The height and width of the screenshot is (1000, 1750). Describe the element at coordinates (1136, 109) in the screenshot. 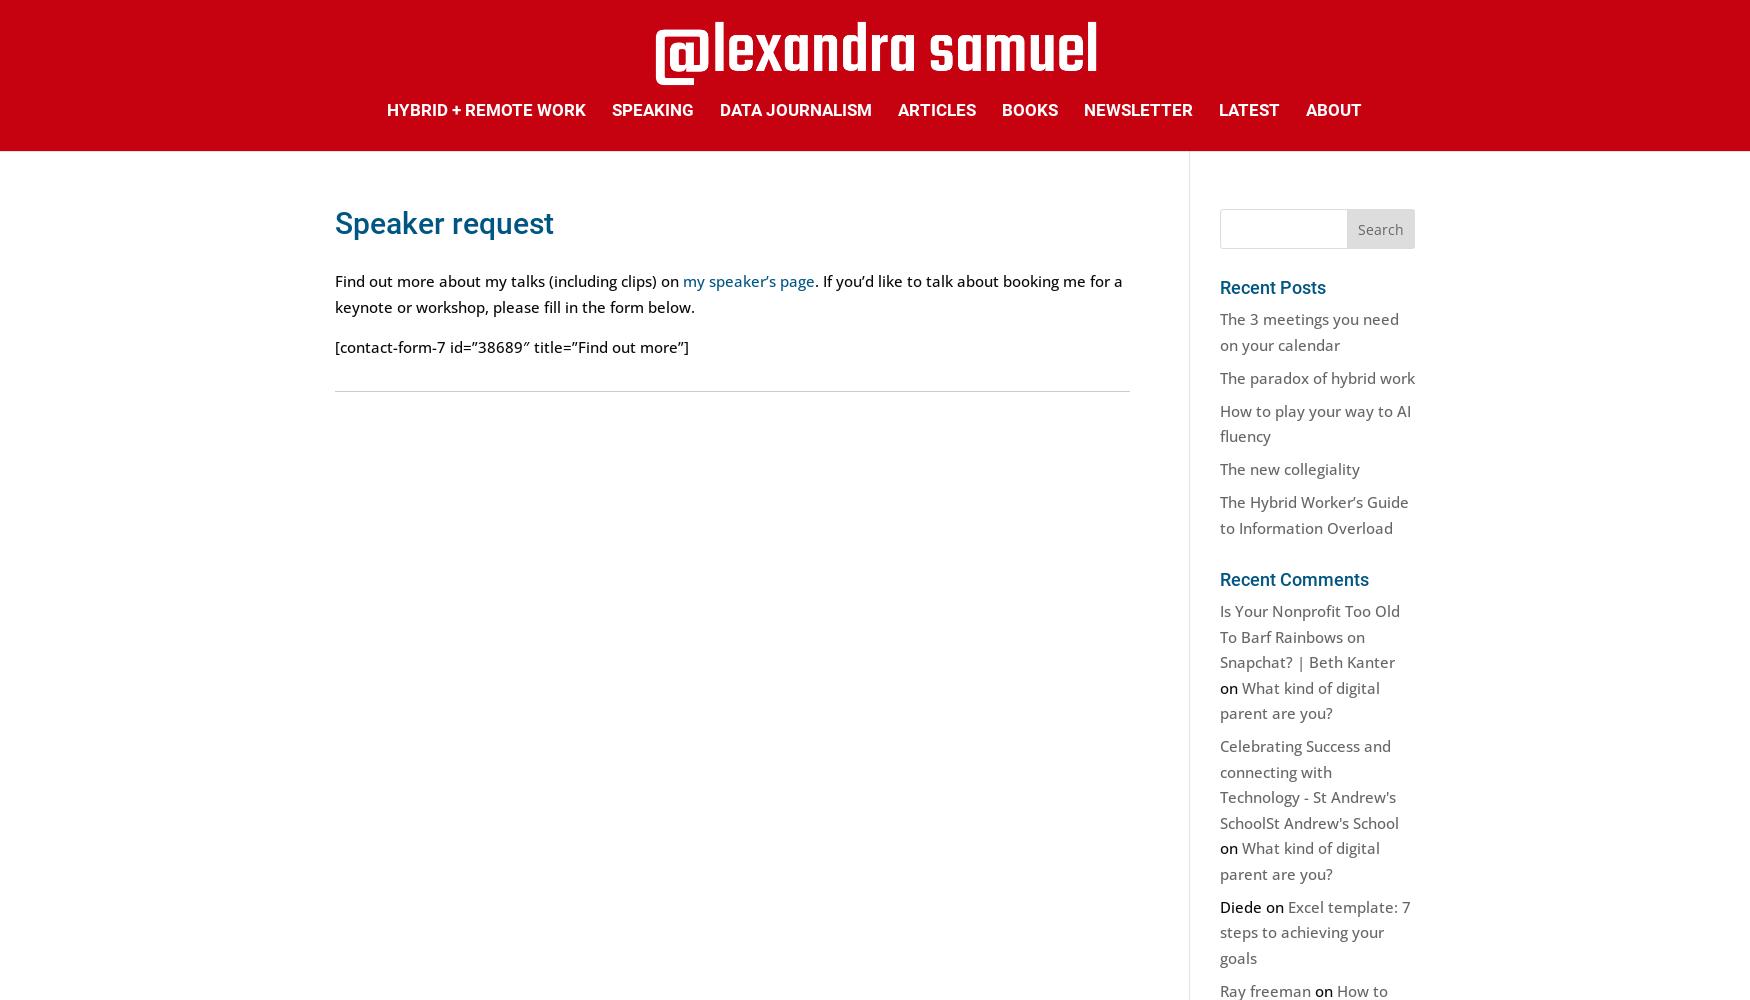

I see `'Newsletter'` at that location.